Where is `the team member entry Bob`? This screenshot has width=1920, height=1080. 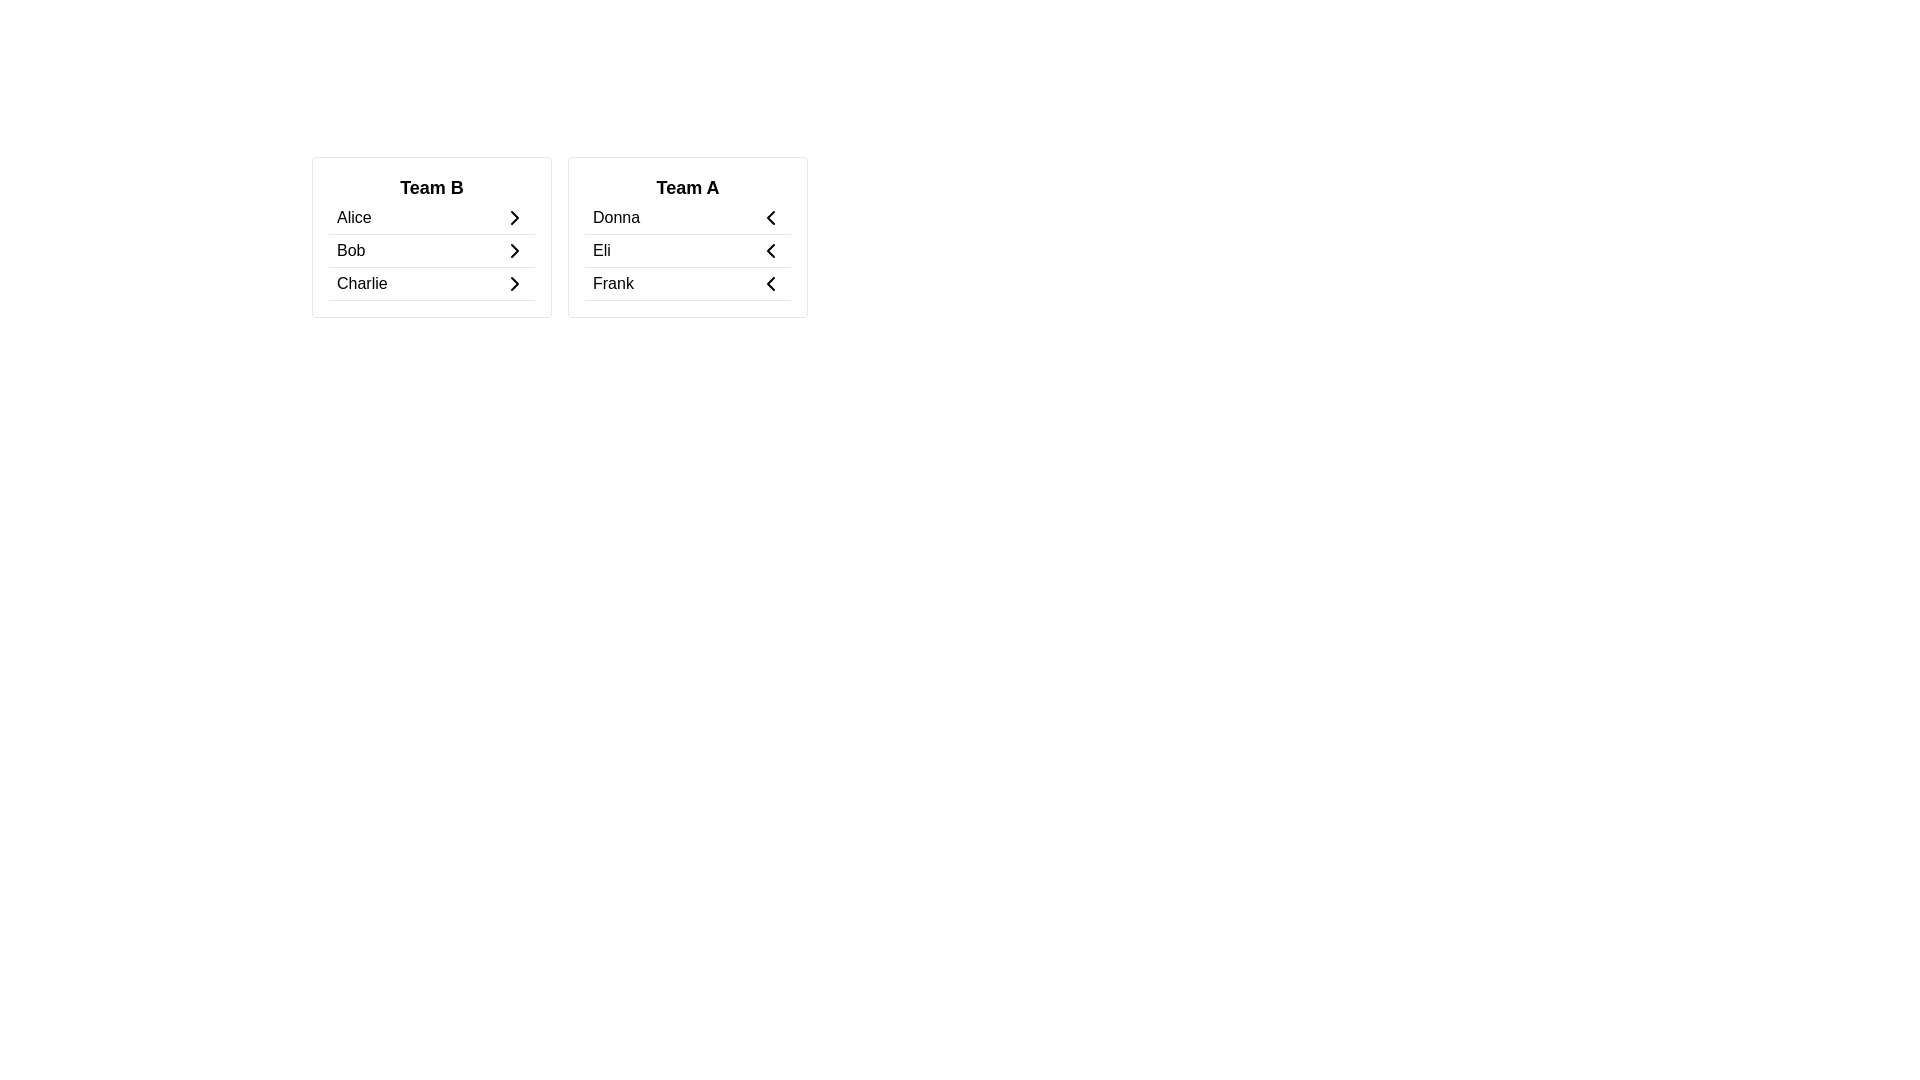
the team member entry Bob is located at coordinates (431, 250).